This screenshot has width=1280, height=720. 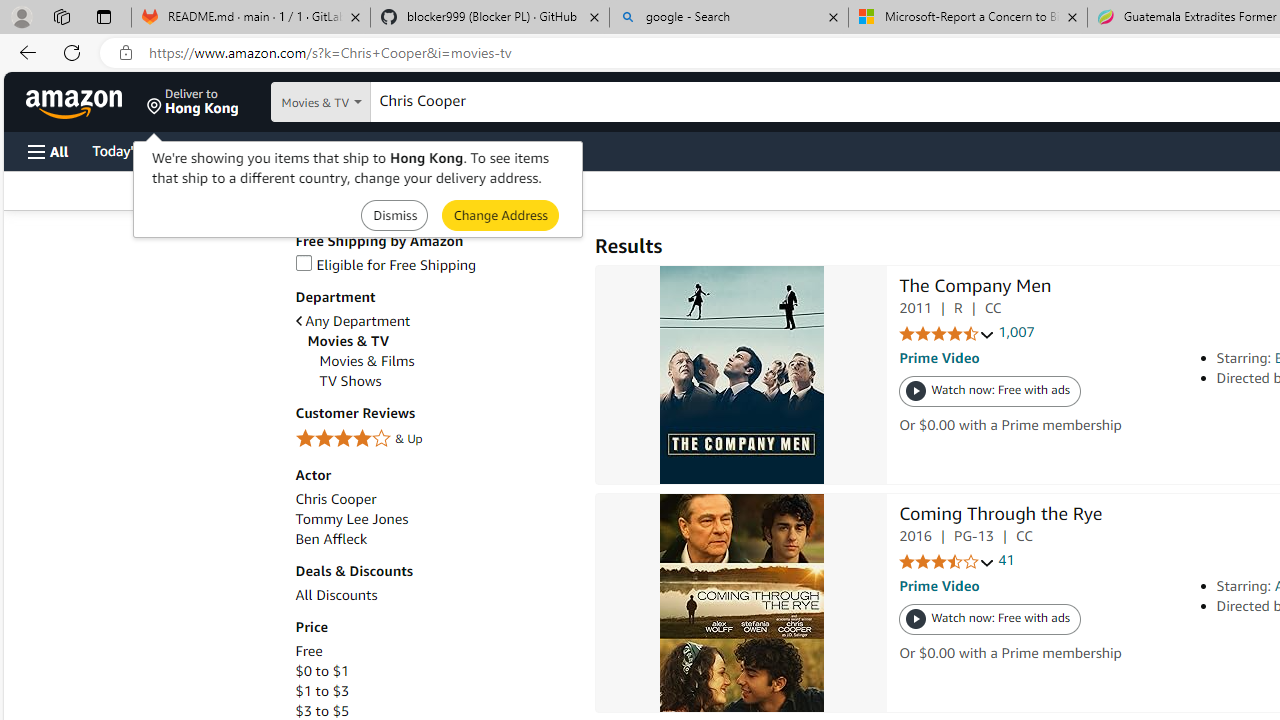 What do you see at coordinates (133, 149) in the screenshot?
I see `'Today'` at bounding box center [133, 149].